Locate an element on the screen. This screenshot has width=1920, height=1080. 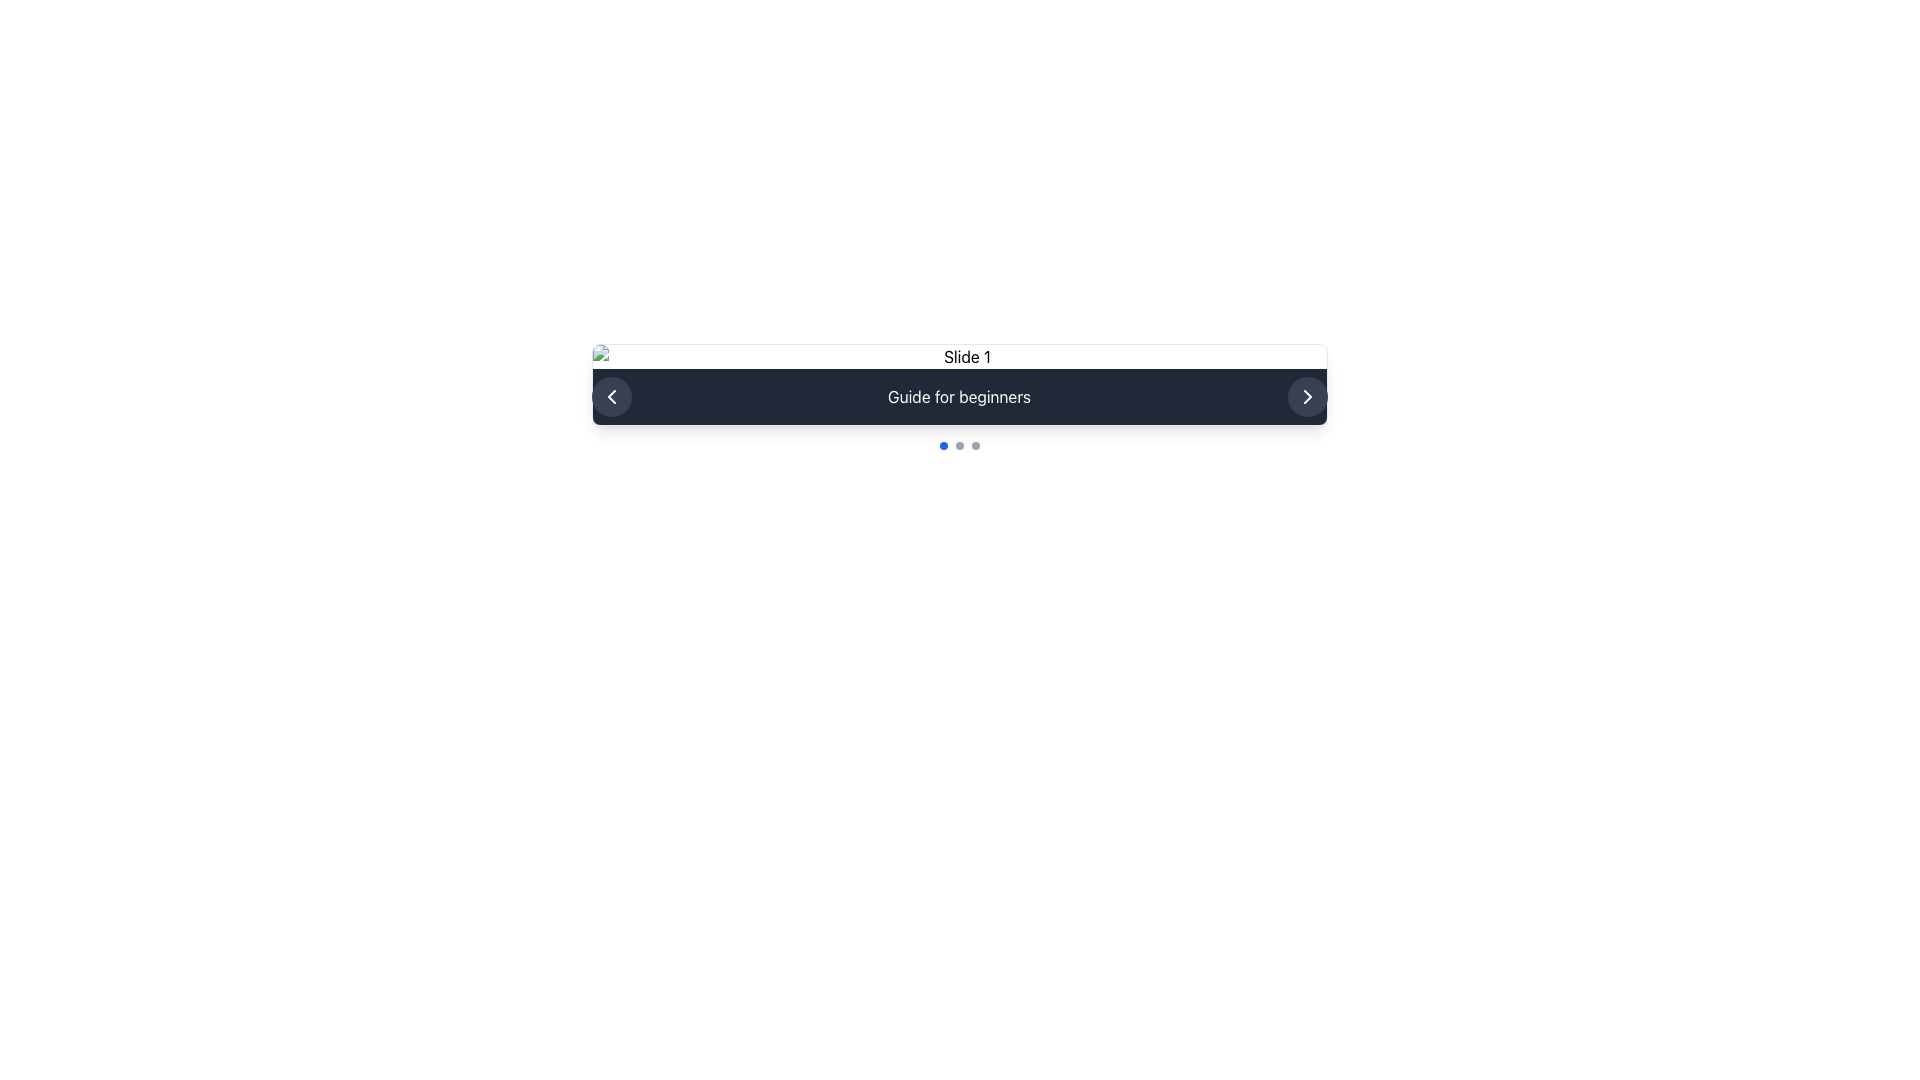
the navigation button (arrow icon) located at the center-right of the horizontal navigation bar is located at coordinates (1307, 397).